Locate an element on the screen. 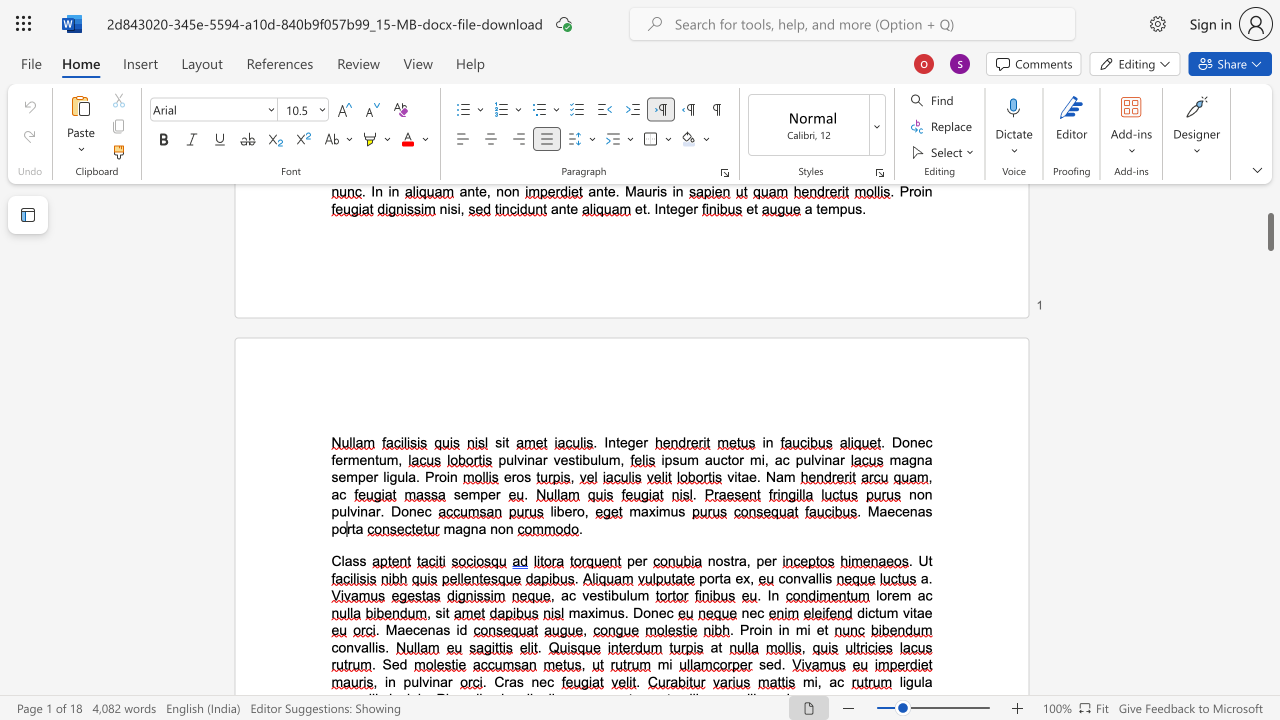 This screenshot has height=720, width=1280. the space between the continuous character "v" and "i" in the text is located at coordinates (427, 681).